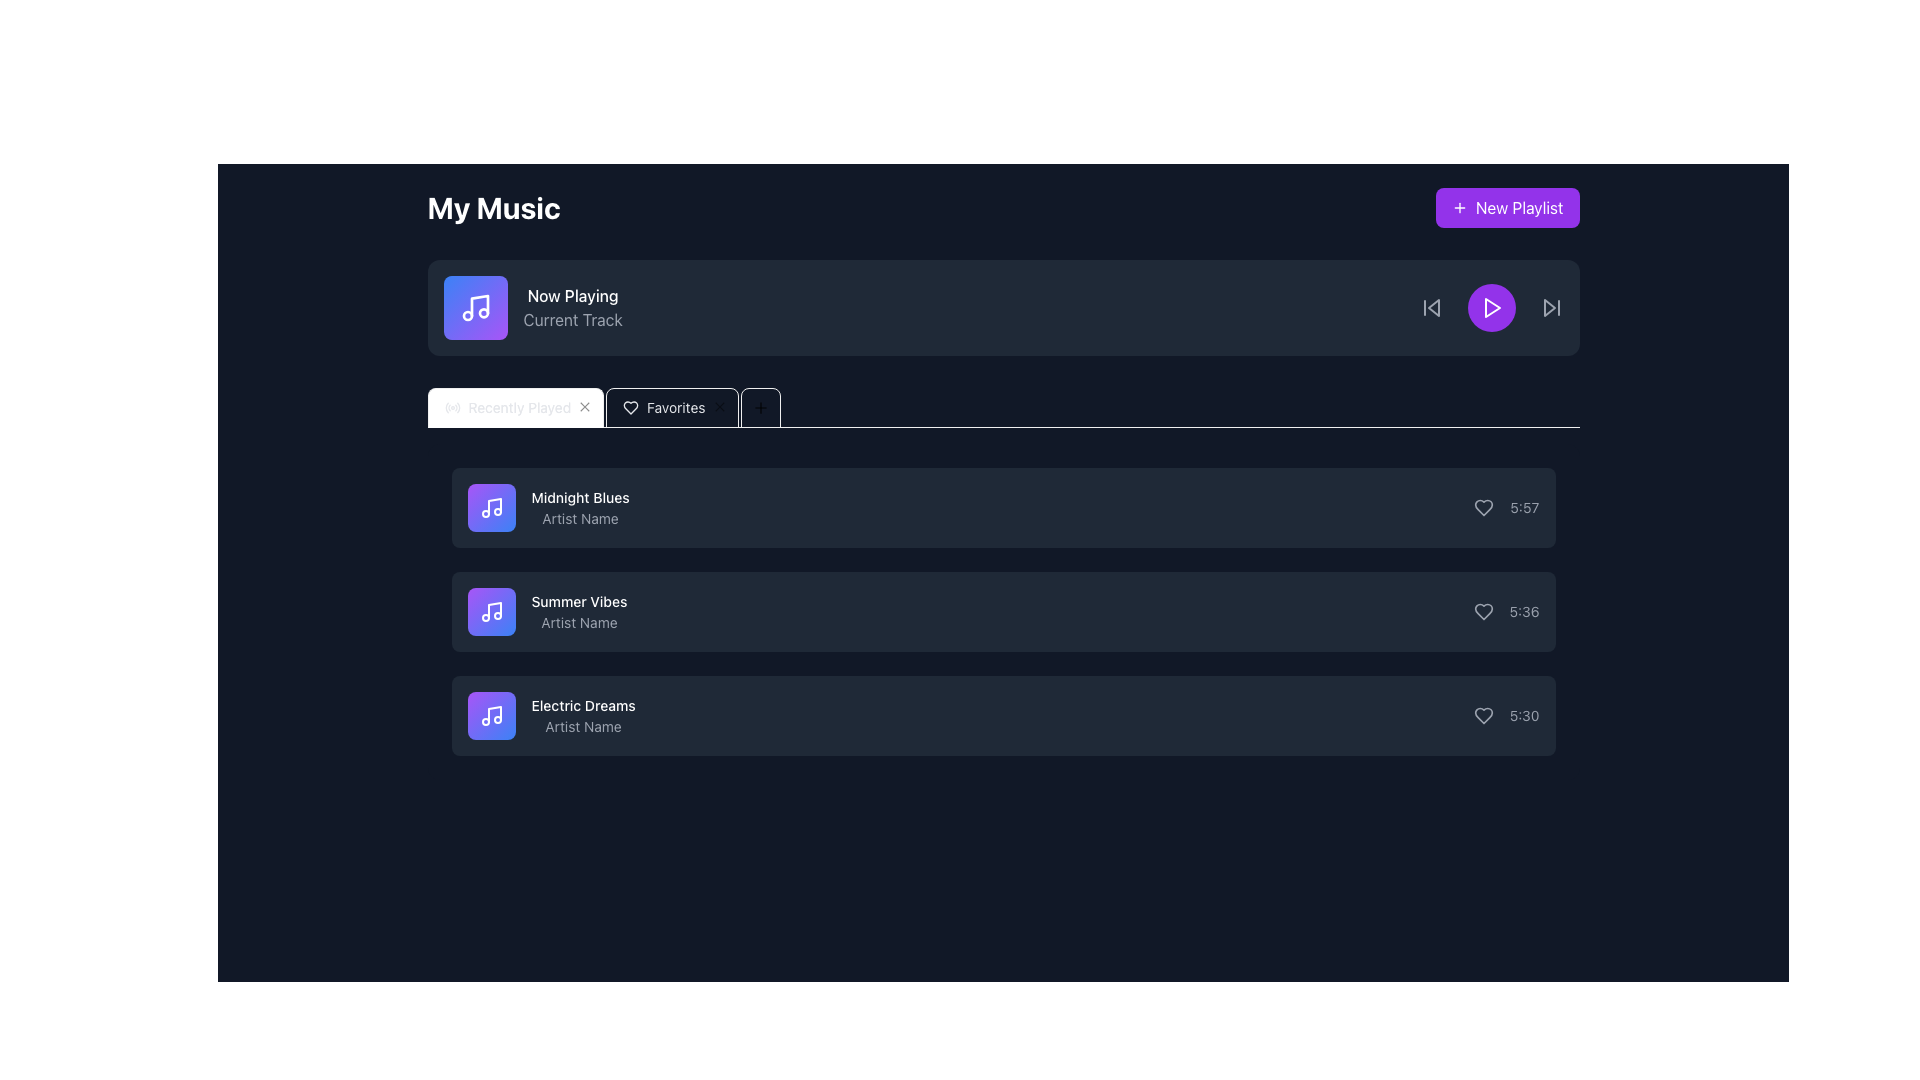 The width and height of the screenshot is (1920, 1080). What do you see at coordinates (1548, 308) in the screenshot?
I see `the triangular play icon, which is styled as a forward arrow and is located inside a rectangular button area` at bounding box center [1548, 308].